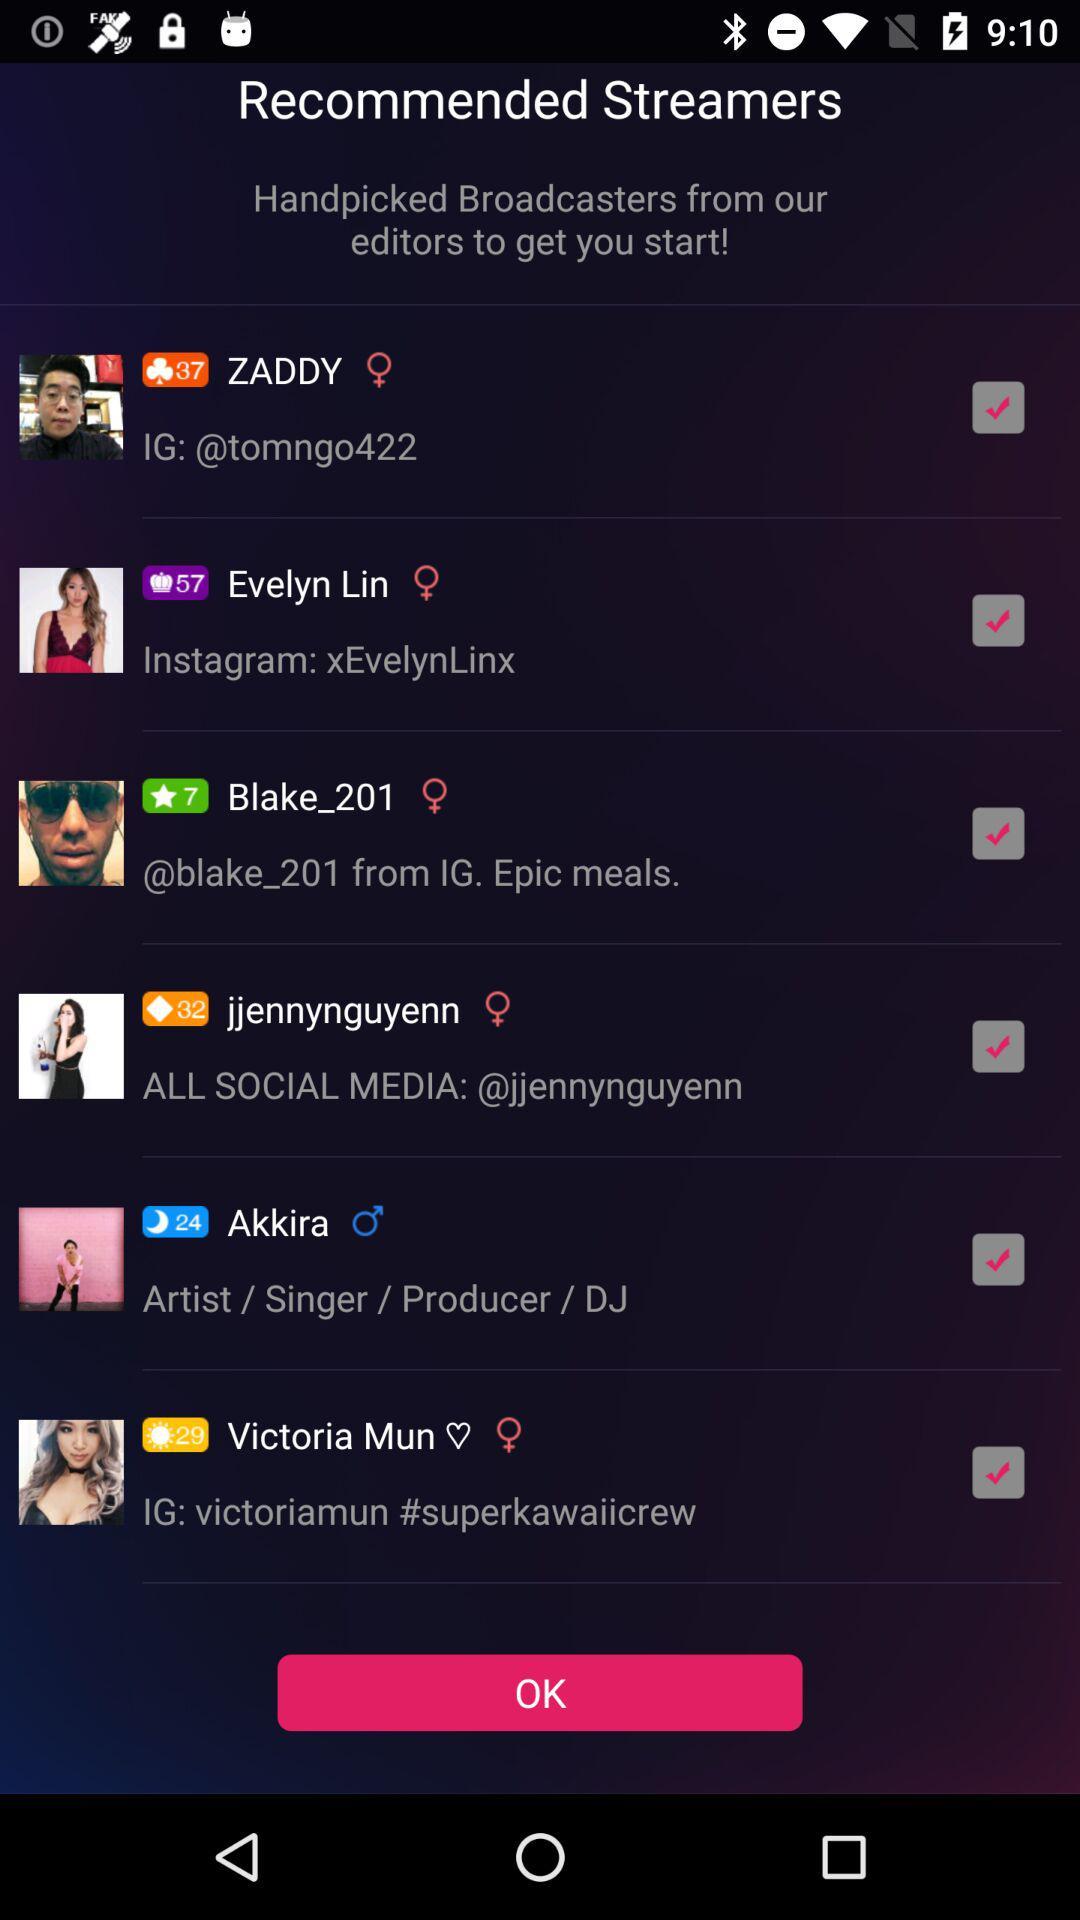 The image size is (1080, 1920). Describe the element at coordinates (998, 619) in the screenshot. I see `add/follow streamers` at that location.